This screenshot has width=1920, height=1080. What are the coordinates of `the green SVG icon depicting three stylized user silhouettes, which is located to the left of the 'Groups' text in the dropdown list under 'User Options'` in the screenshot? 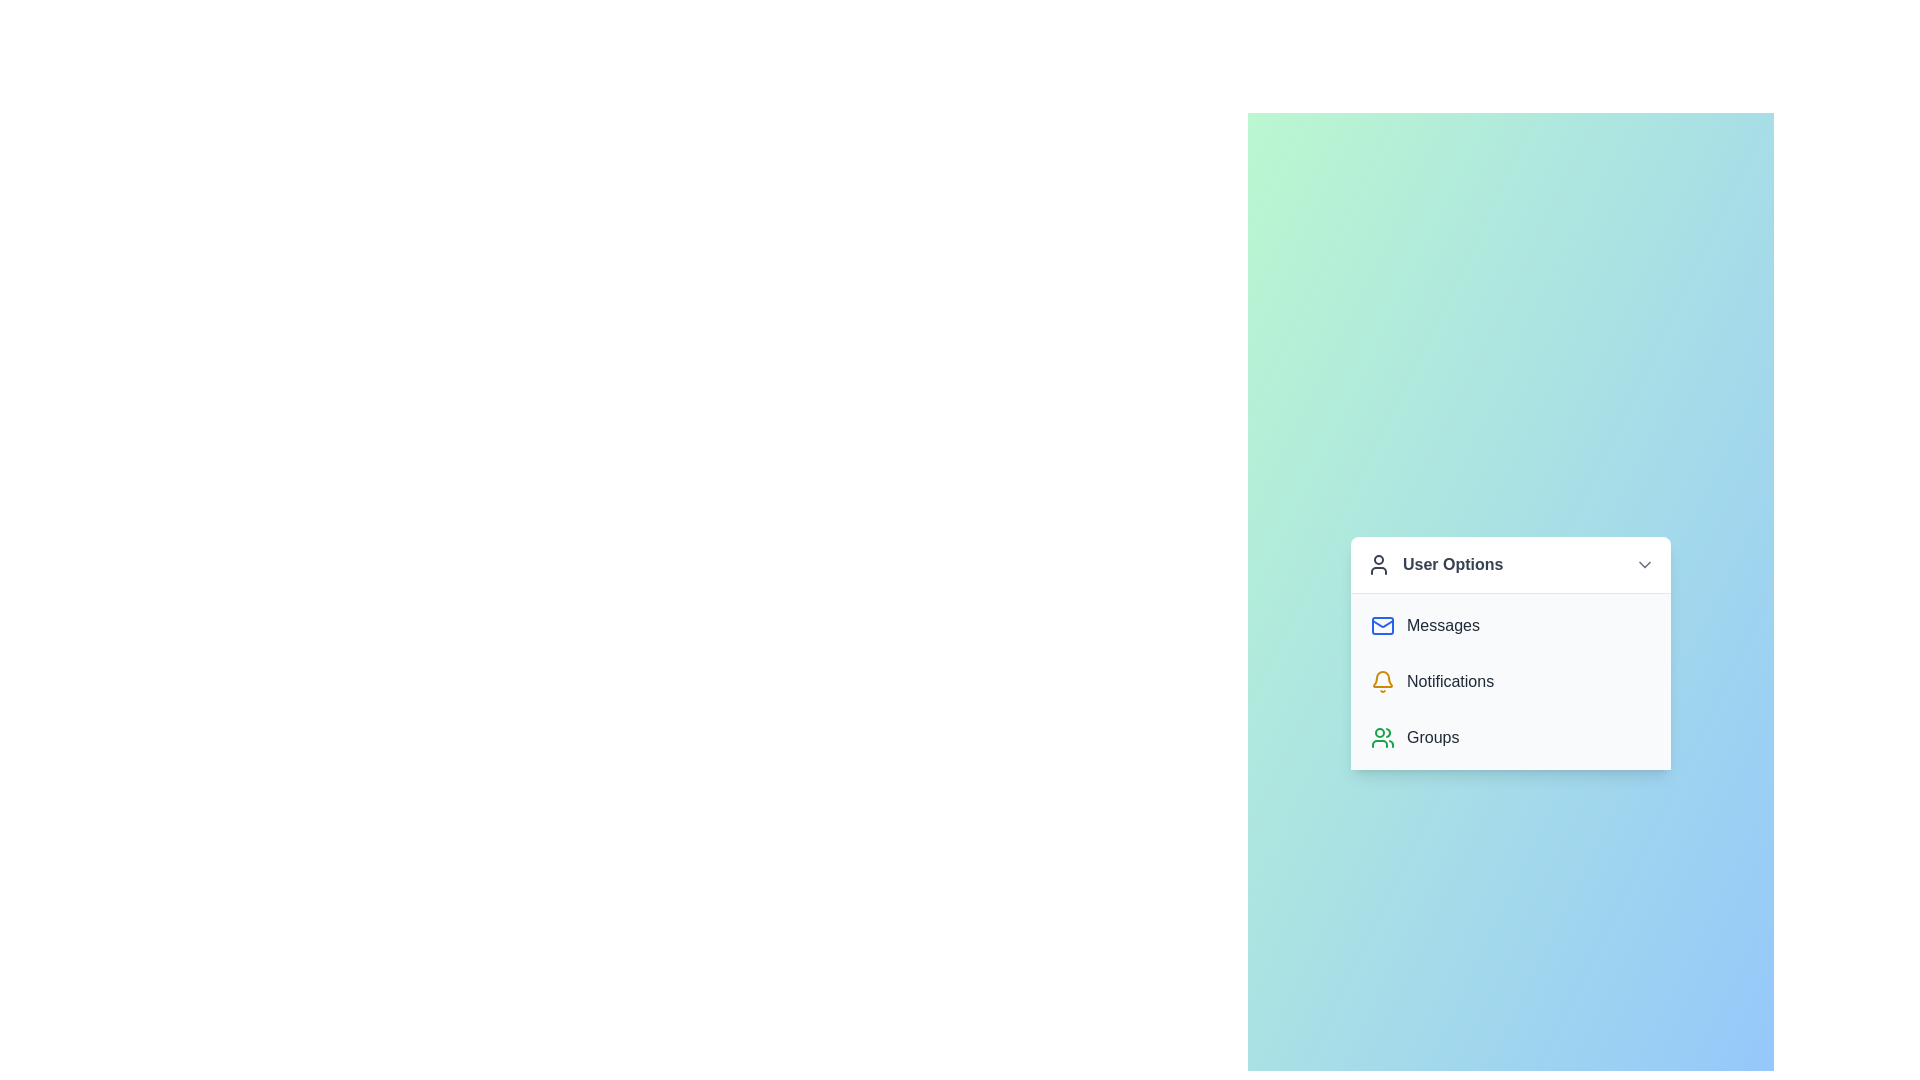 It's located at (1381, 737).